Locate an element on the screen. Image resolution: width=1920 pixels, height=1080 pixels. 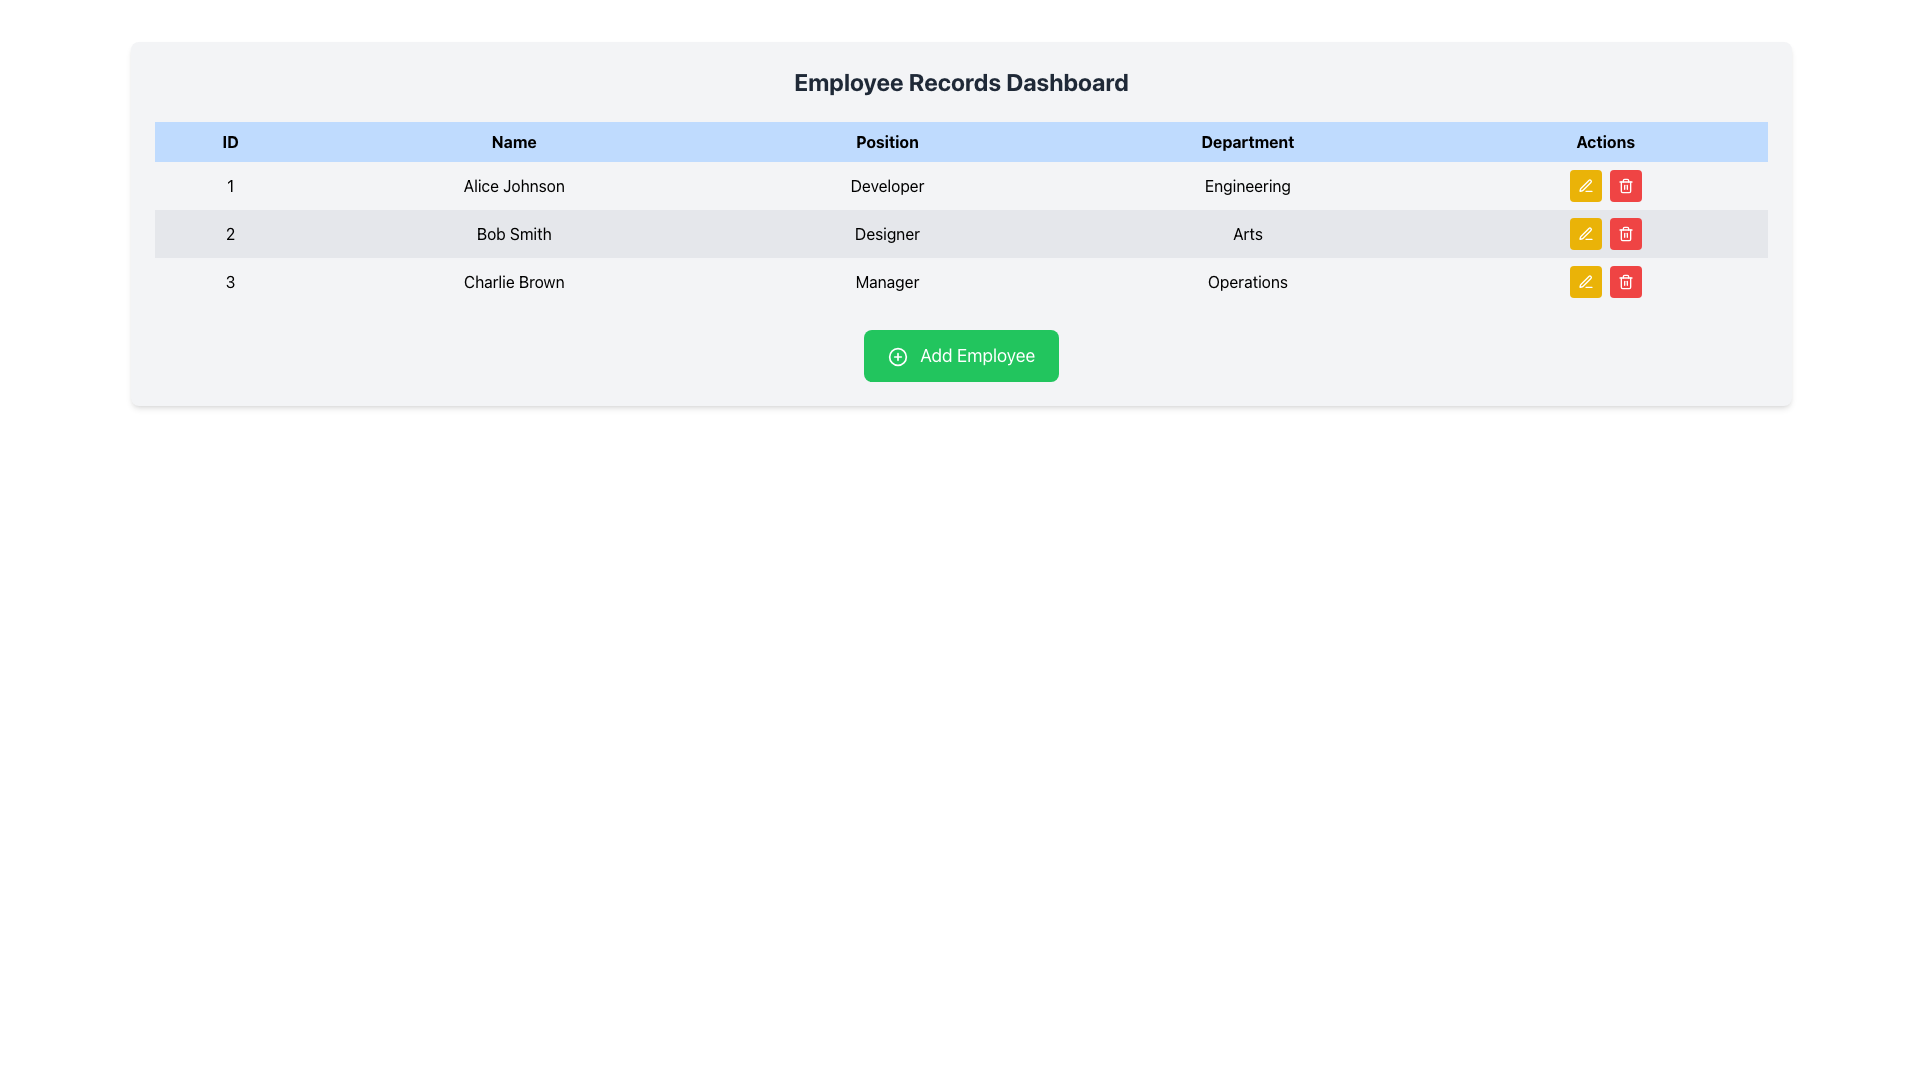
the yellow pencil icon button in the second row under the 'Actions' column is located at coordinates (1584, 232).